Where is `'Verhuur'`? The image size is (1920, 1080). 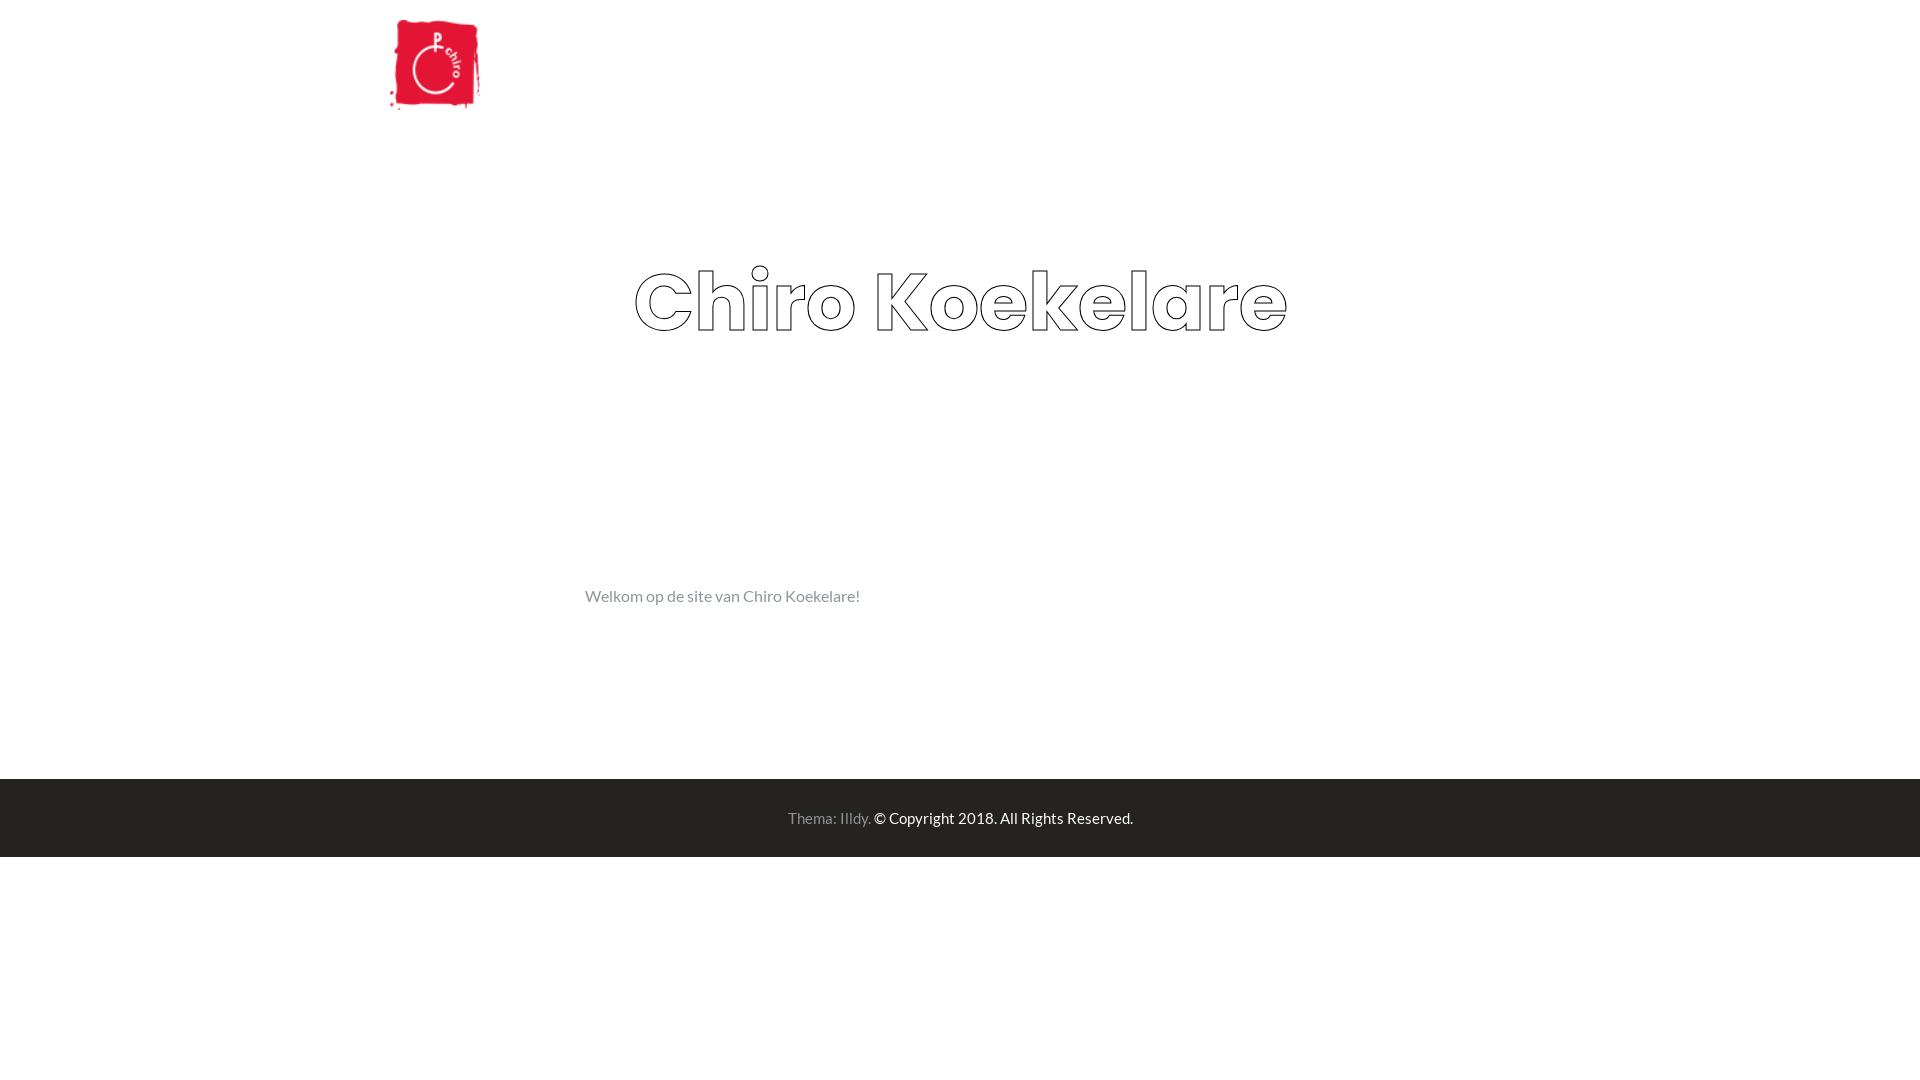
'Verhuur' is located at coordinates (1492, 67).